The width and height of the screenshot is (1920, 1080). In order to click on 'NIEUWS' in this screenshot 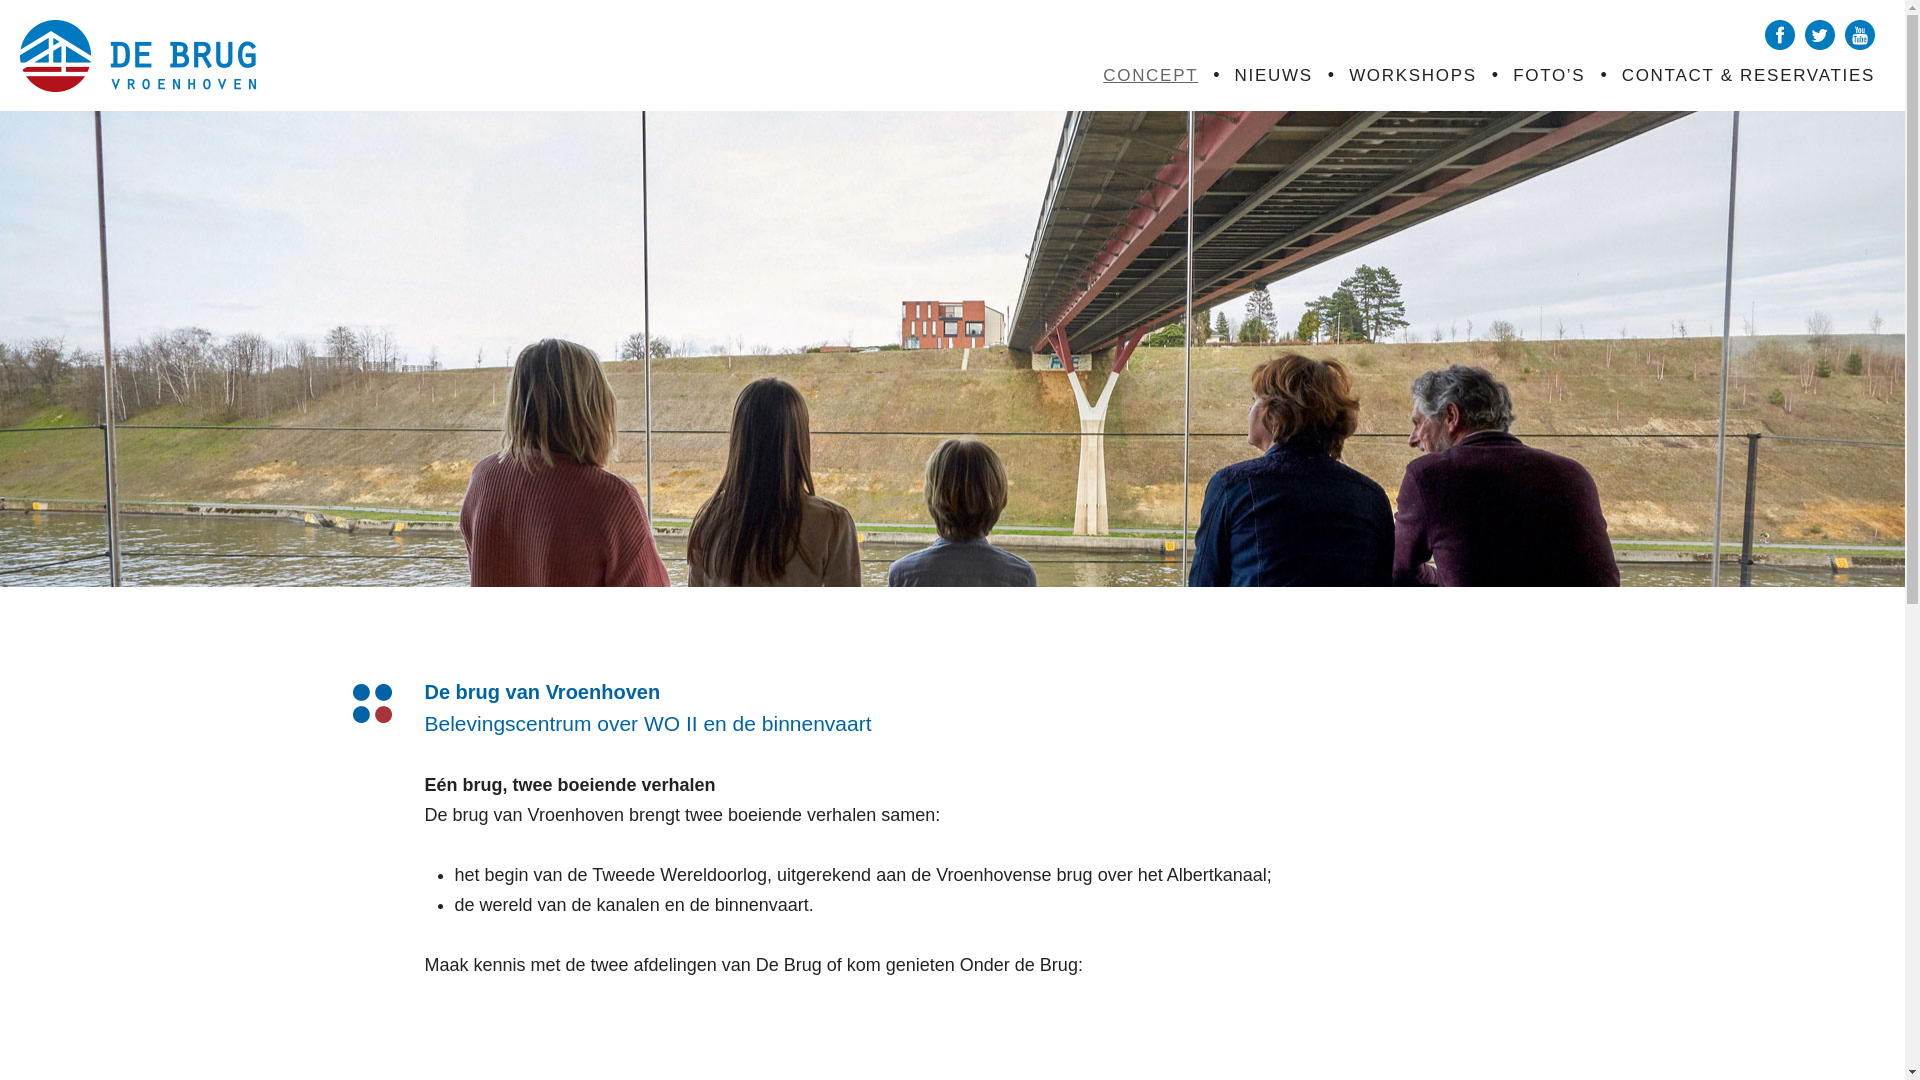, I will do `click(1272, 74)`.